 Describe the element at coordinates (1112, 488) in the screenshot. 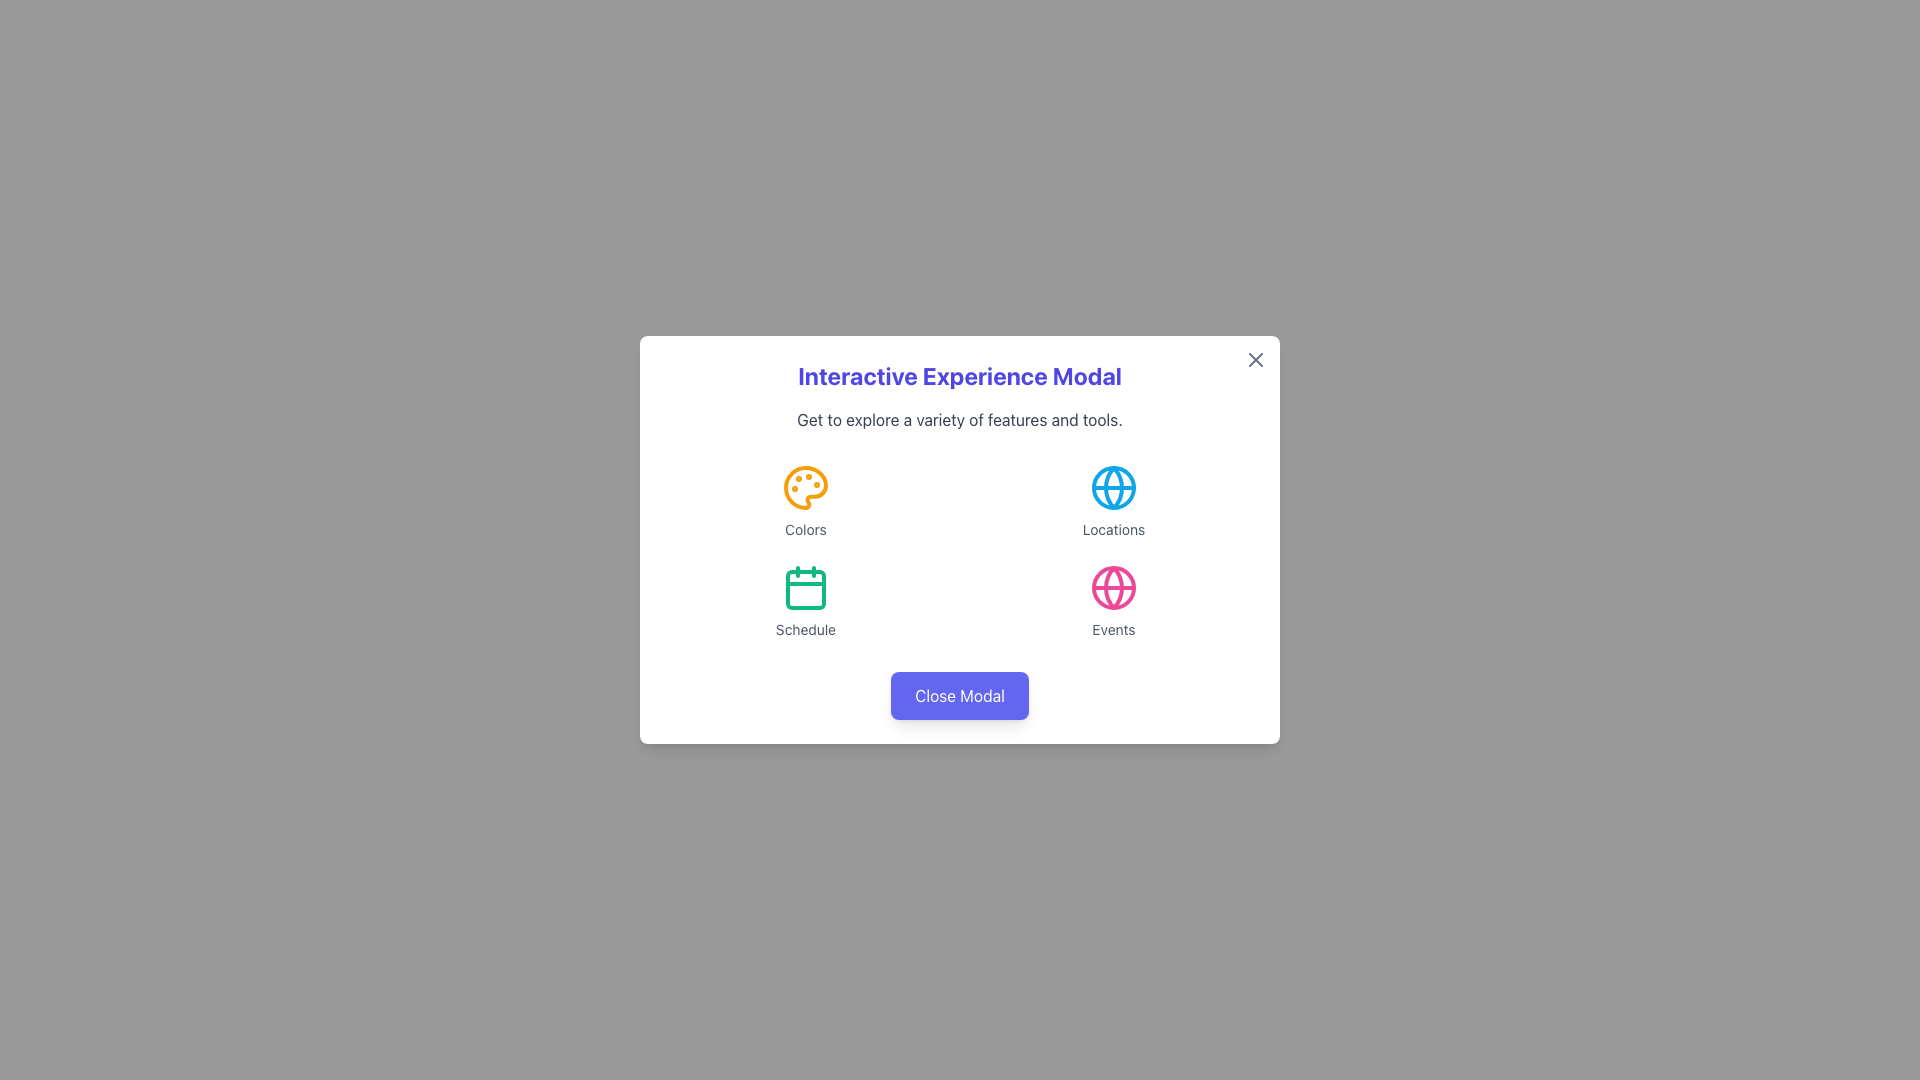

I see `the circular border of the globe design within the 'Locations' icon, located at the top-right corner of the main modal interface` at that location.